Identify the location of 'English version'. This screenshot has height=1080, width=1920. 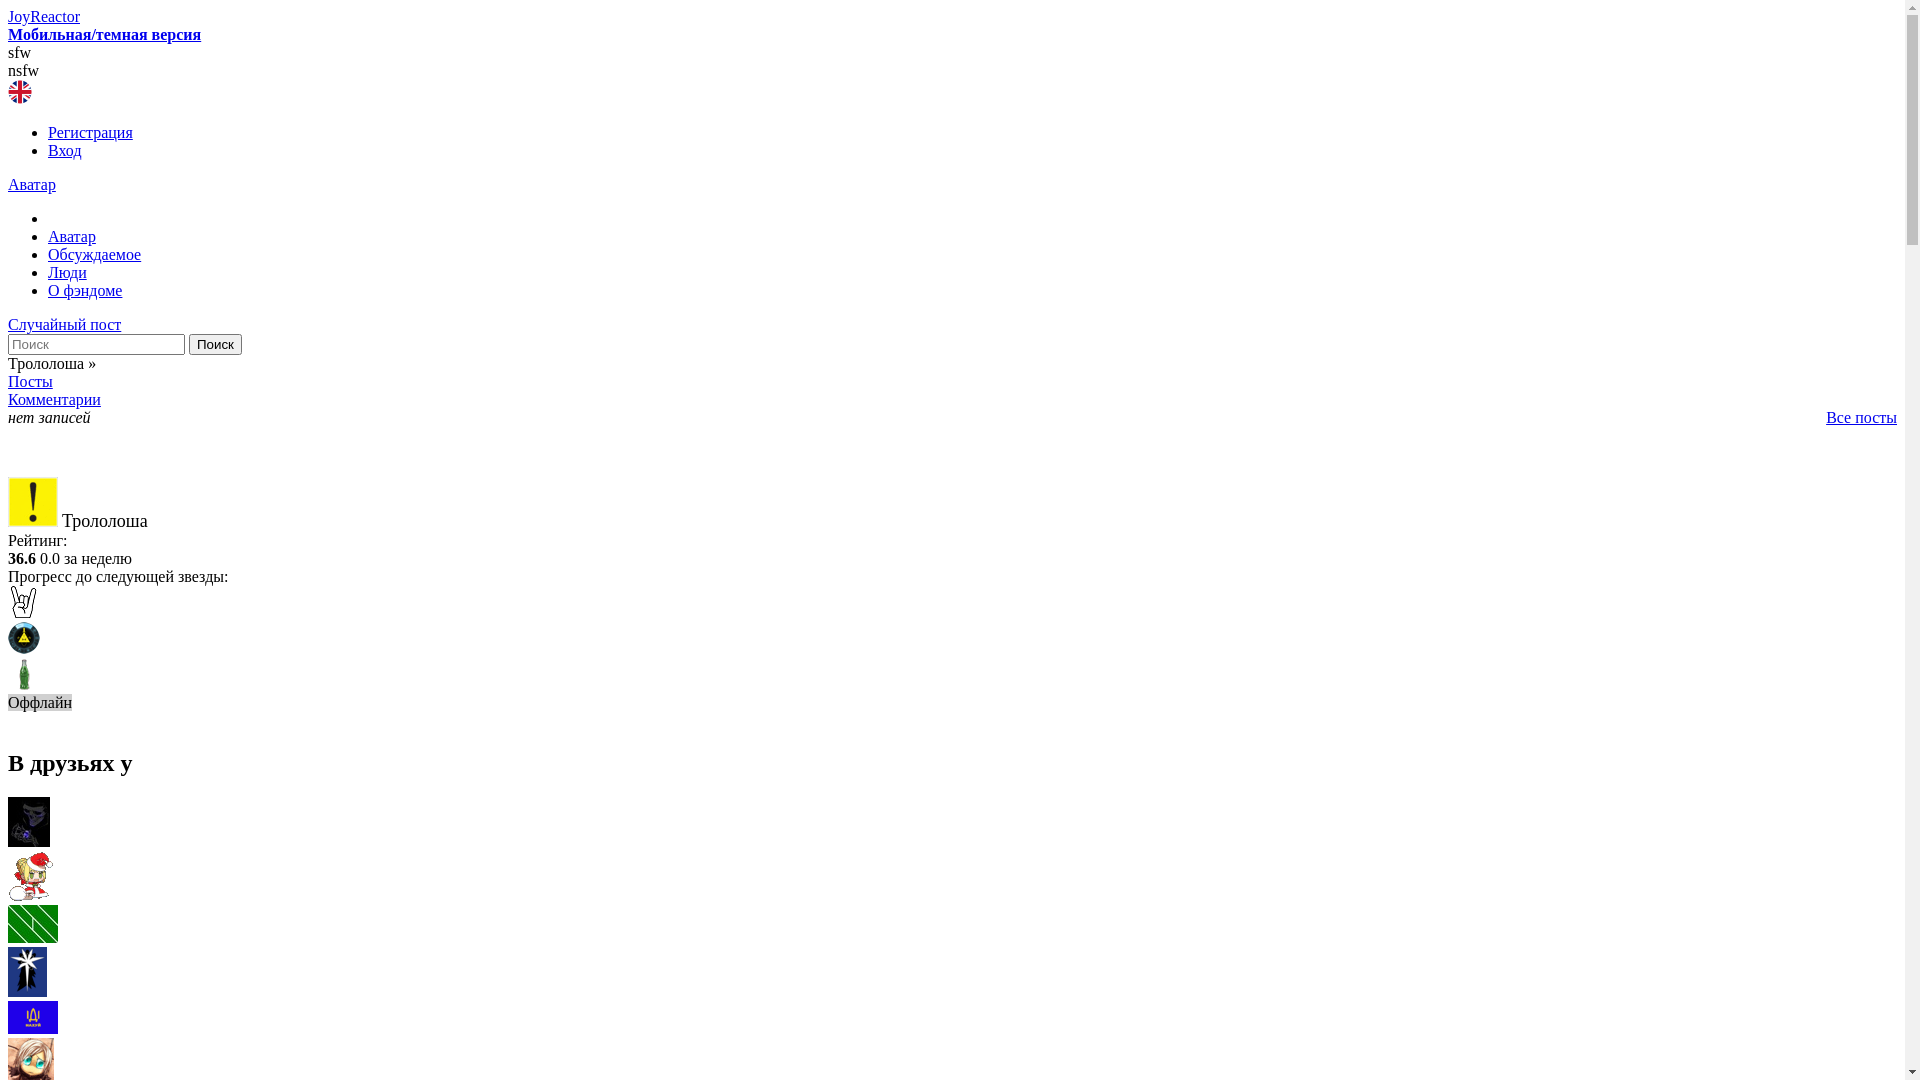
(19, 92).